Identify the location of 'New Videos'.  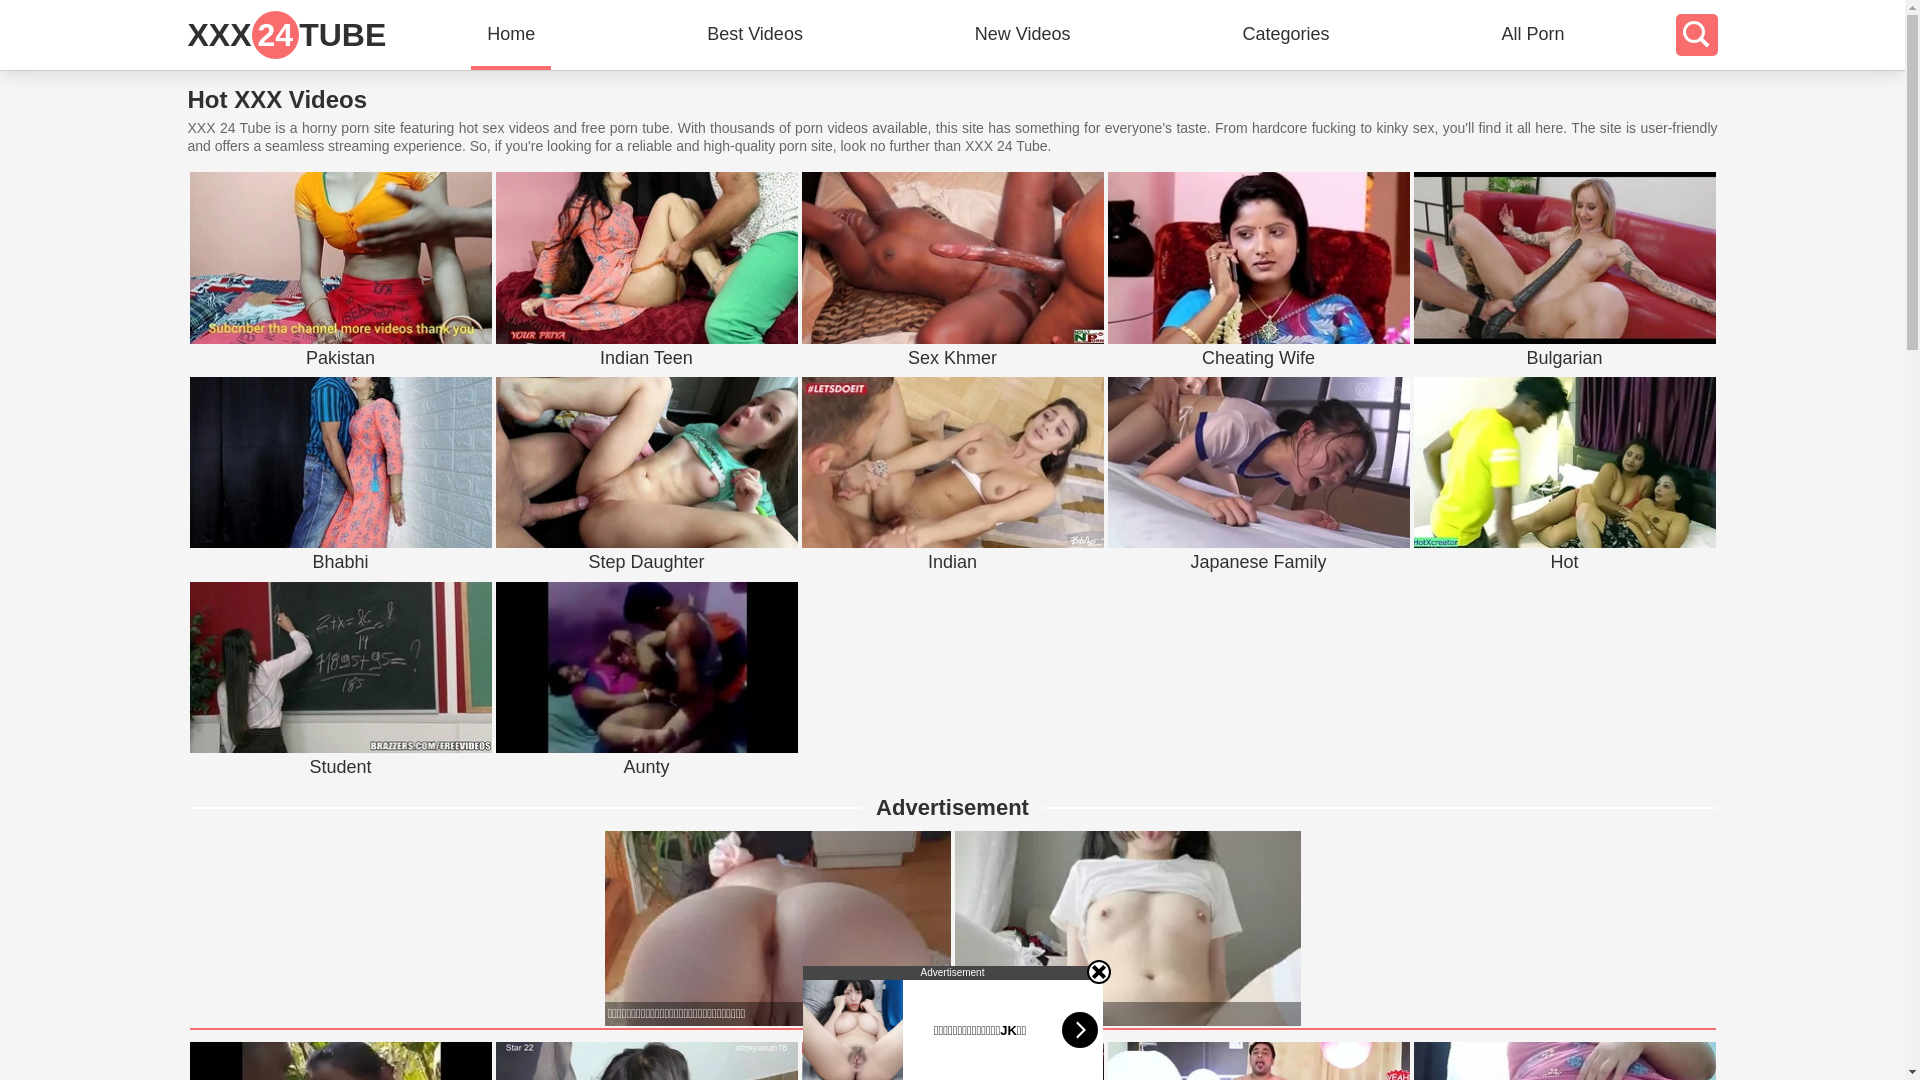
(1022, 34).